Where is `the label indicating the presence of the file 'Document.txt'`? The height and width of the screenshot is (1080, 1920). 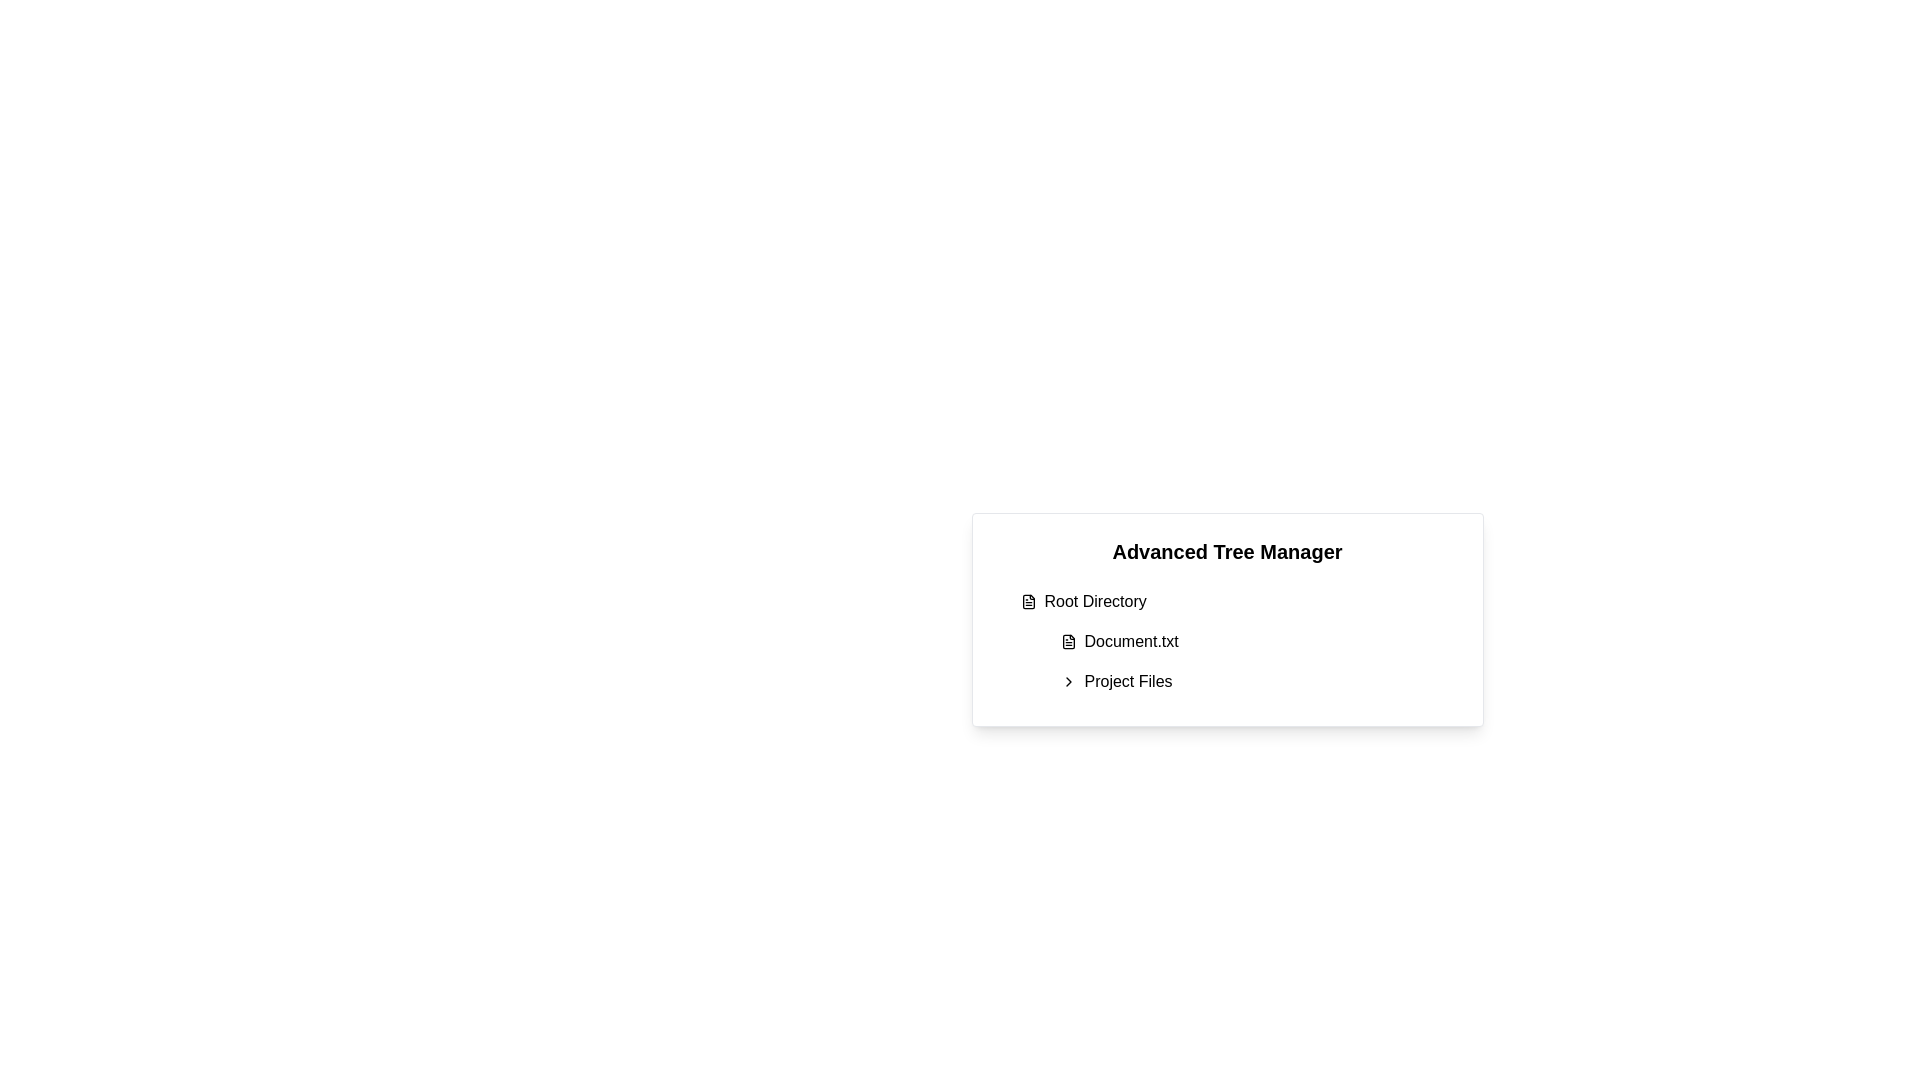 the label indicating the presence of the file 'Document.txt' is located at coordinates (1131, 641).